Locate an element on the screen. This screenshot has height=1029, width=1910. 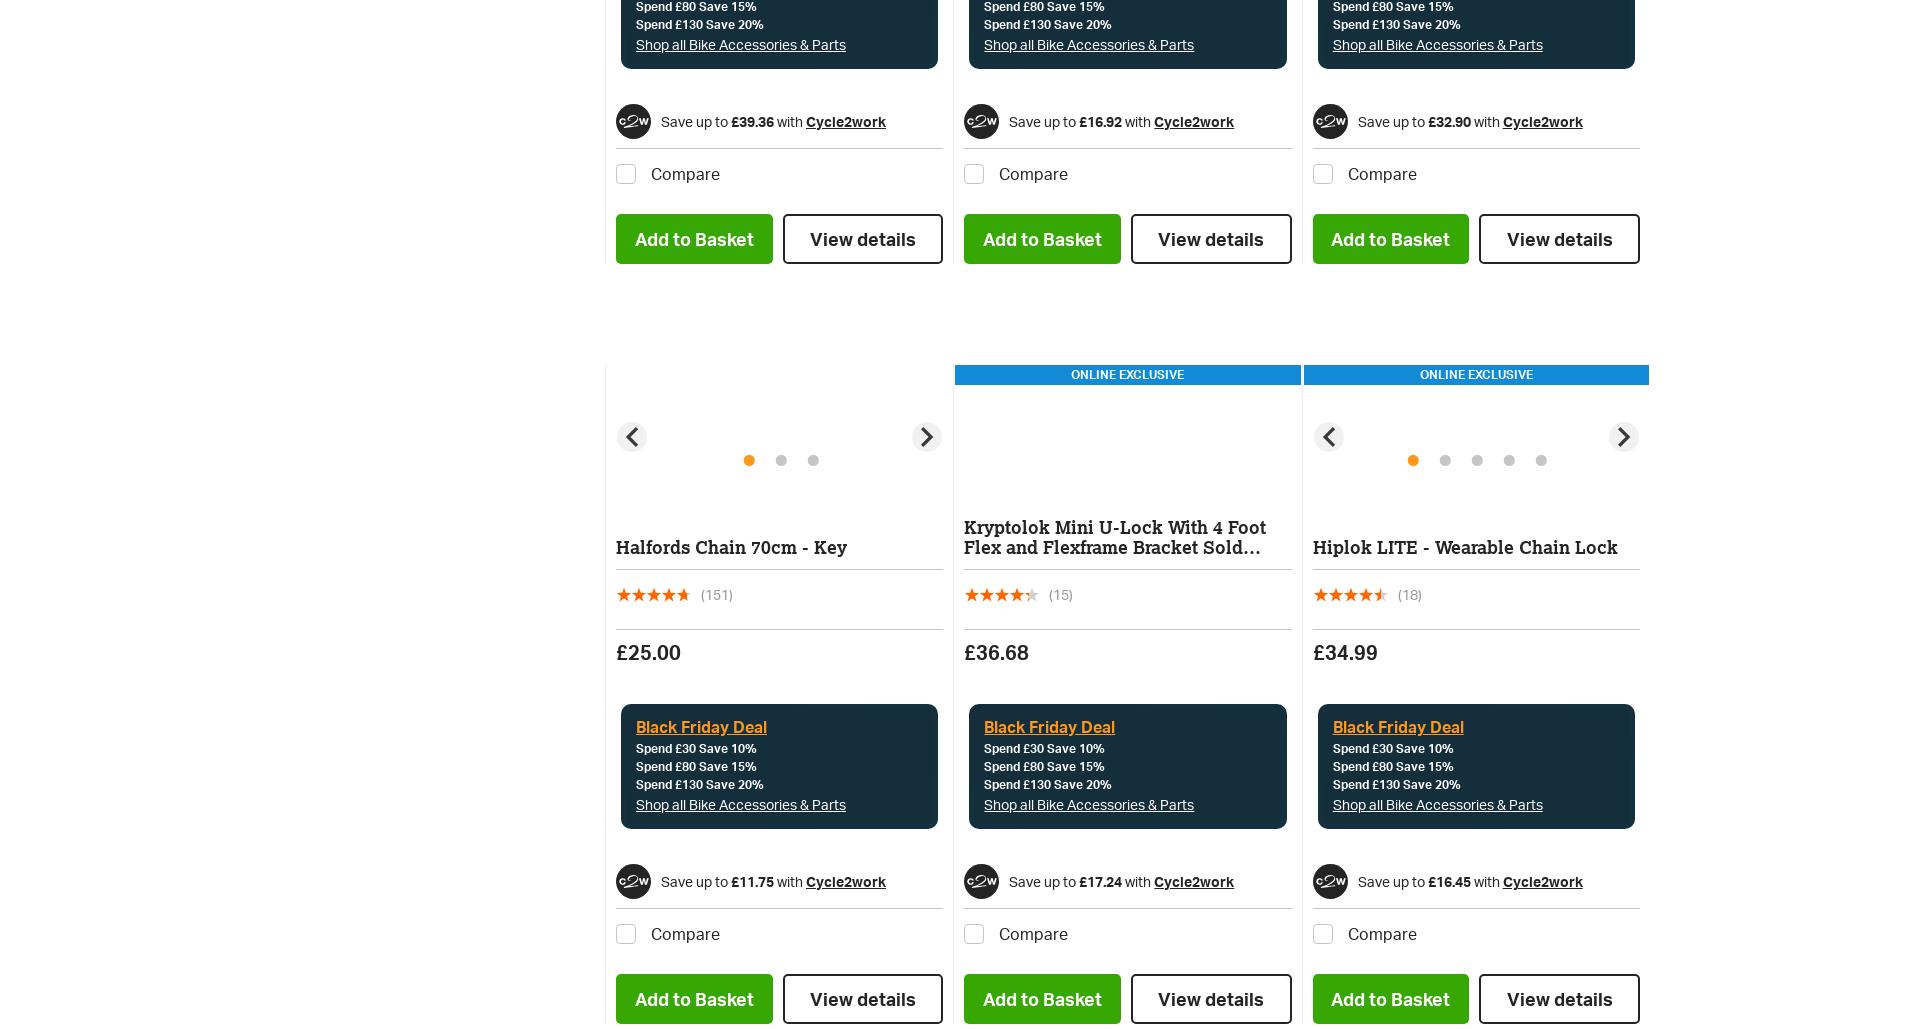
'£25.00' is located at coordinates (615, 652).